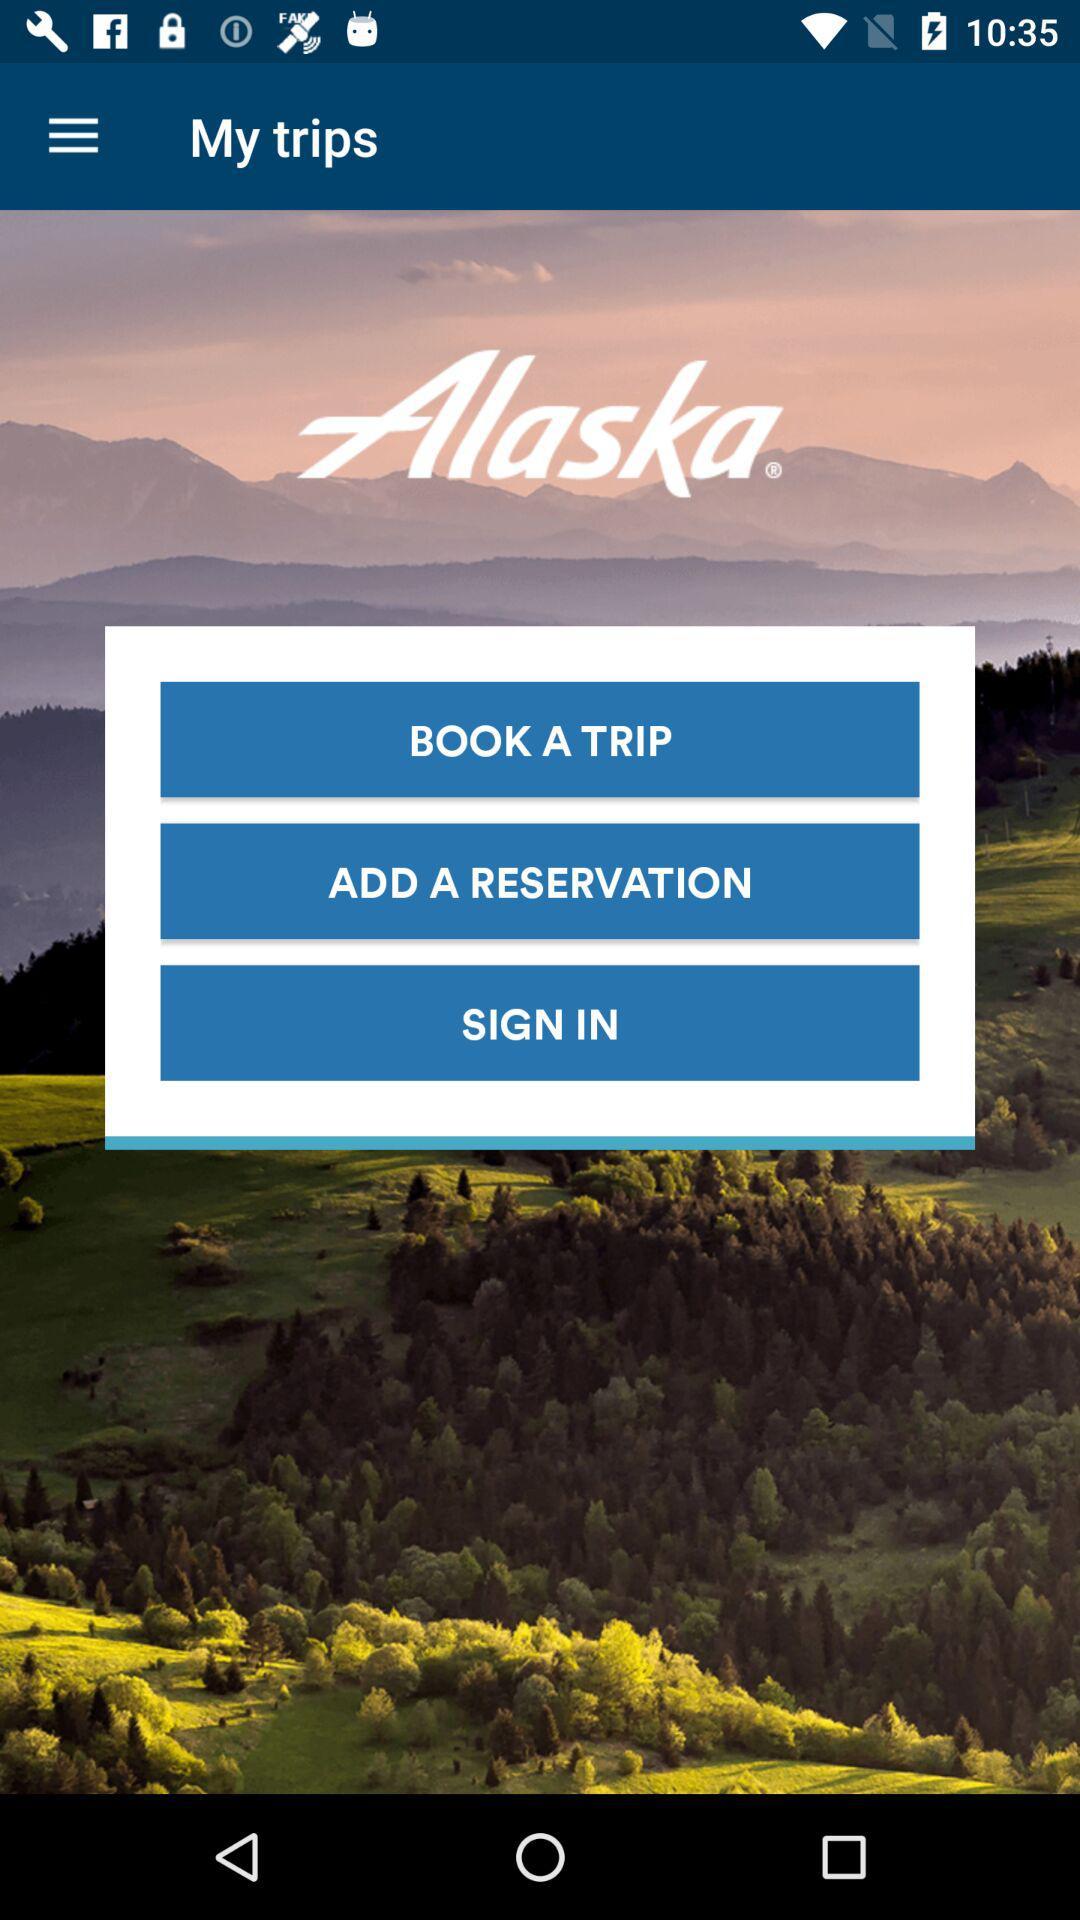  I want to click on icon above sign in, so click(540, 880).